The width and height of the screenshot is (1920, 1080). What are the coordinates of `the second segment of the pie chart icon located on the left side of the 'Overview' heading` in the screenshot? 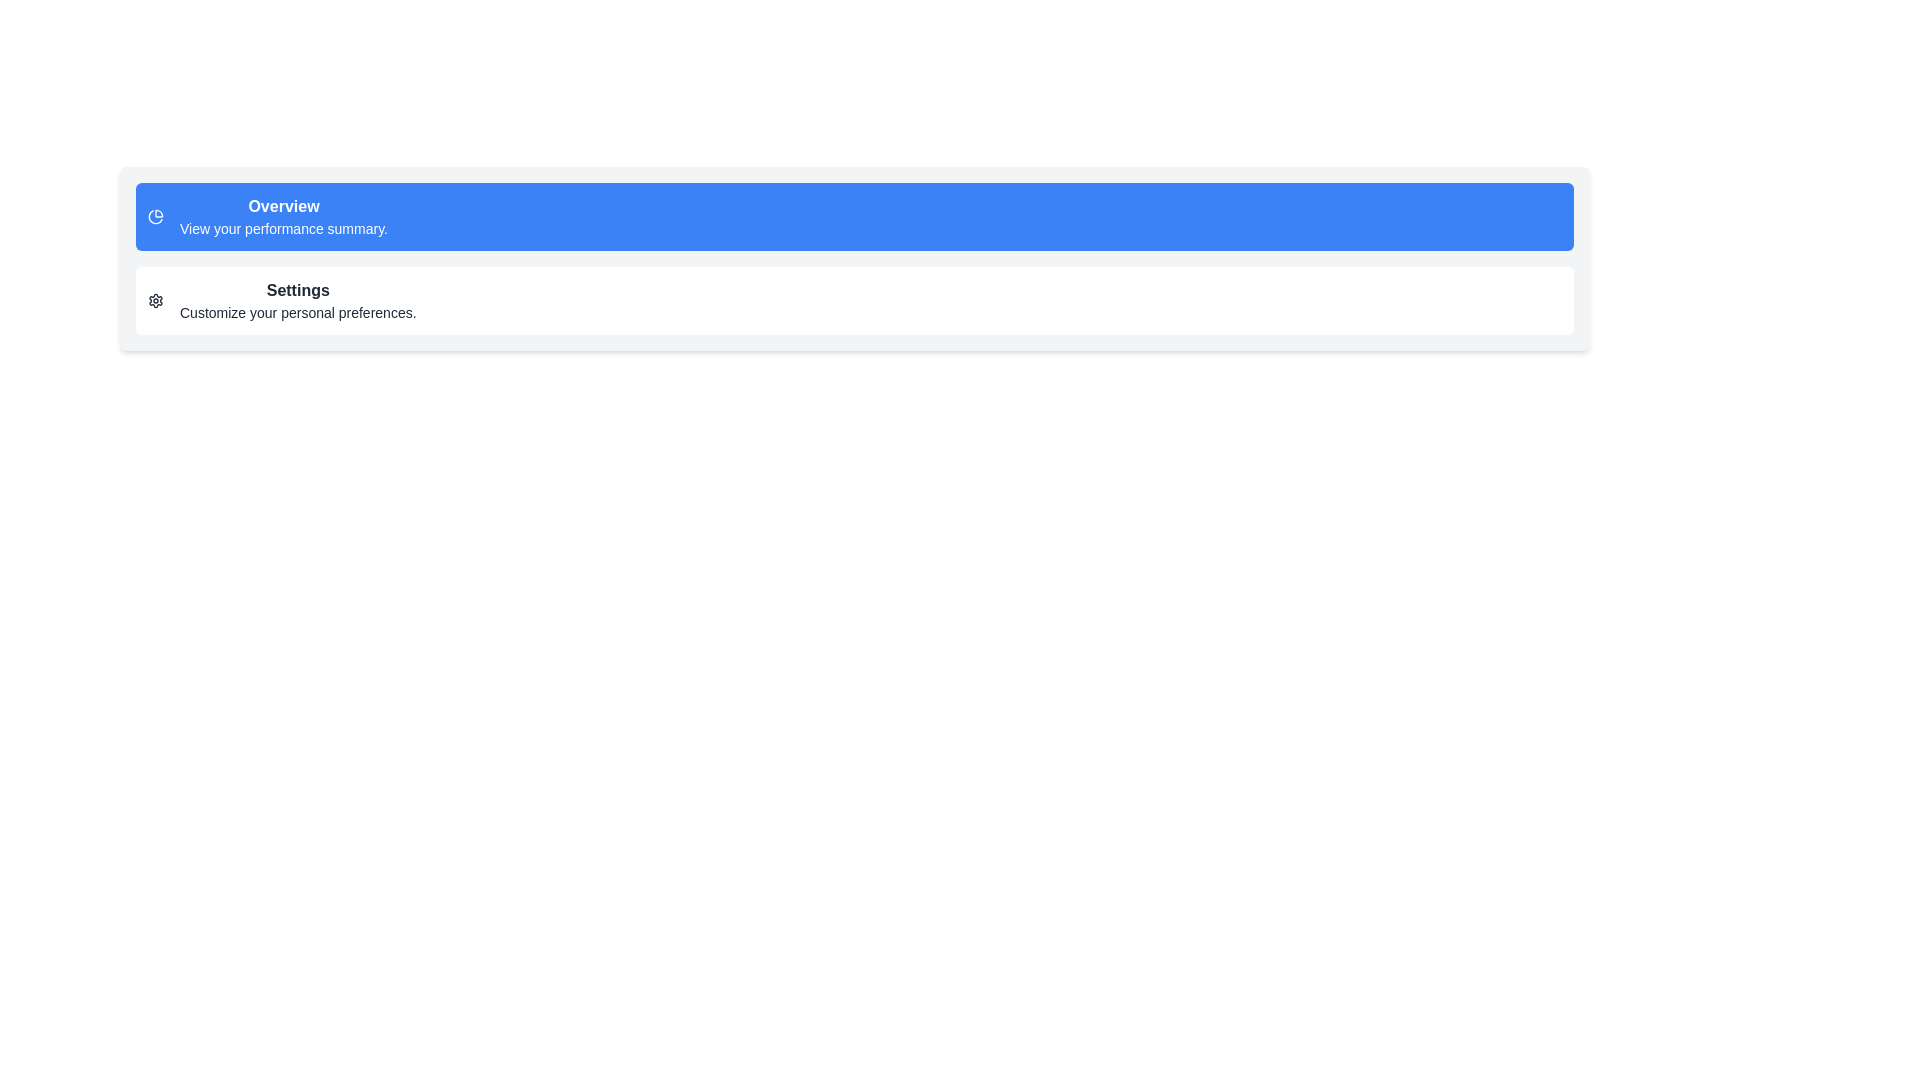 It's located at (154, 217).